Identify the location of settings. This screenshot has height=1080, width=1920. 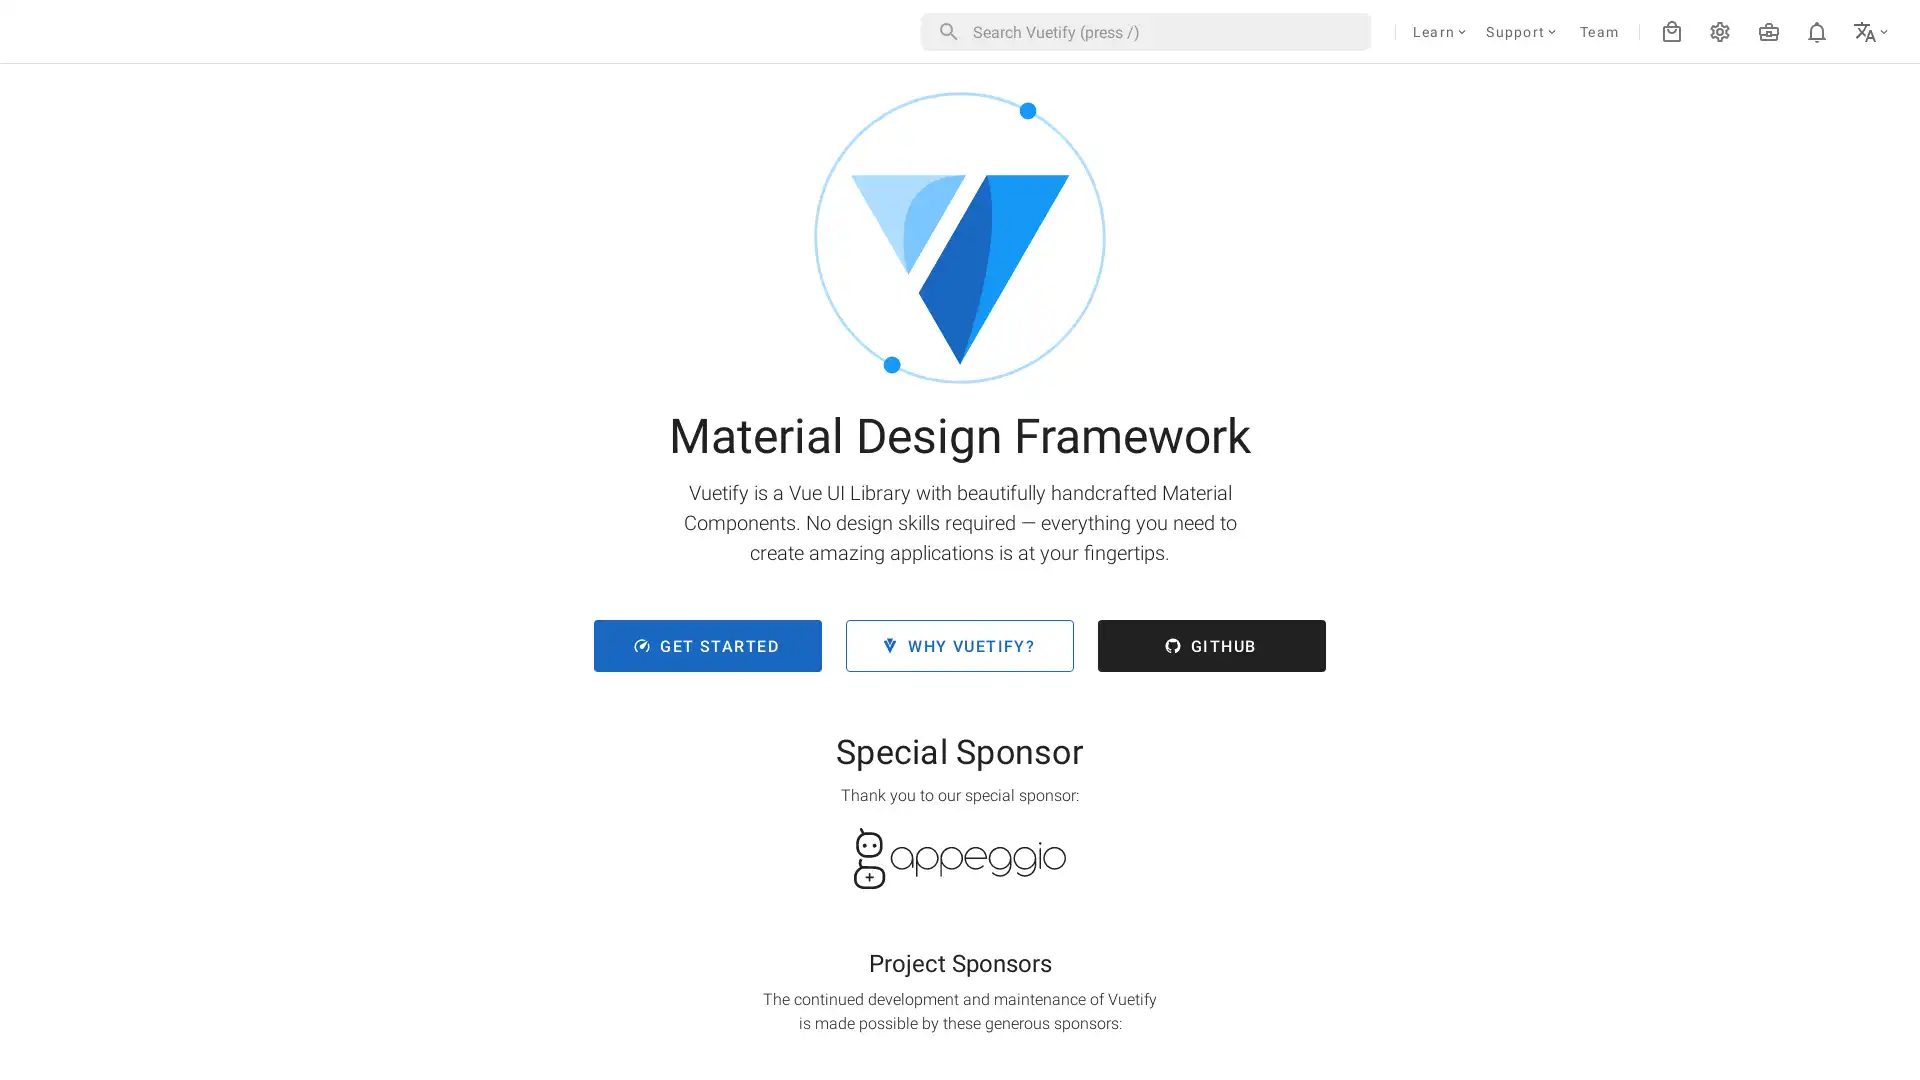
(1718, 31).